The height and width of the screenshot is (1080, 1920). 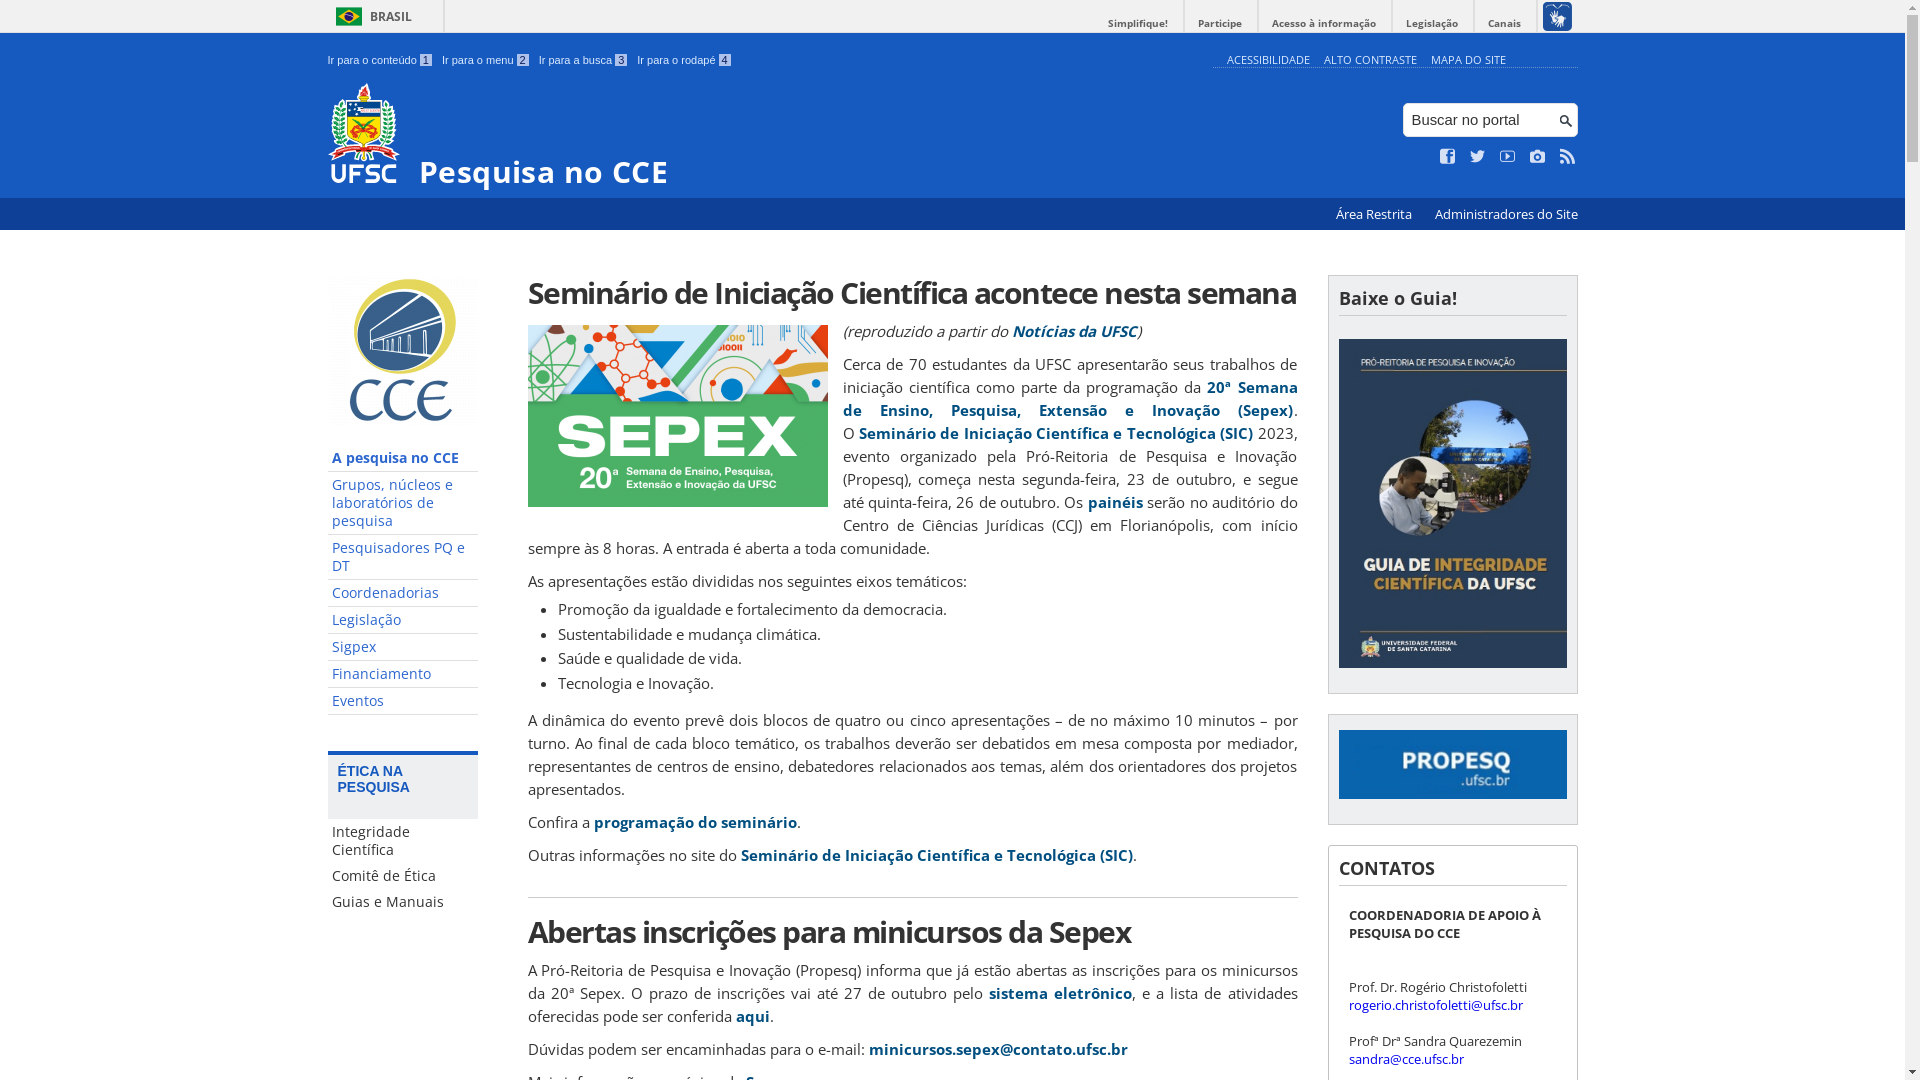 I want to click on 'Administradores do Site', so click(x=1505, y=214).